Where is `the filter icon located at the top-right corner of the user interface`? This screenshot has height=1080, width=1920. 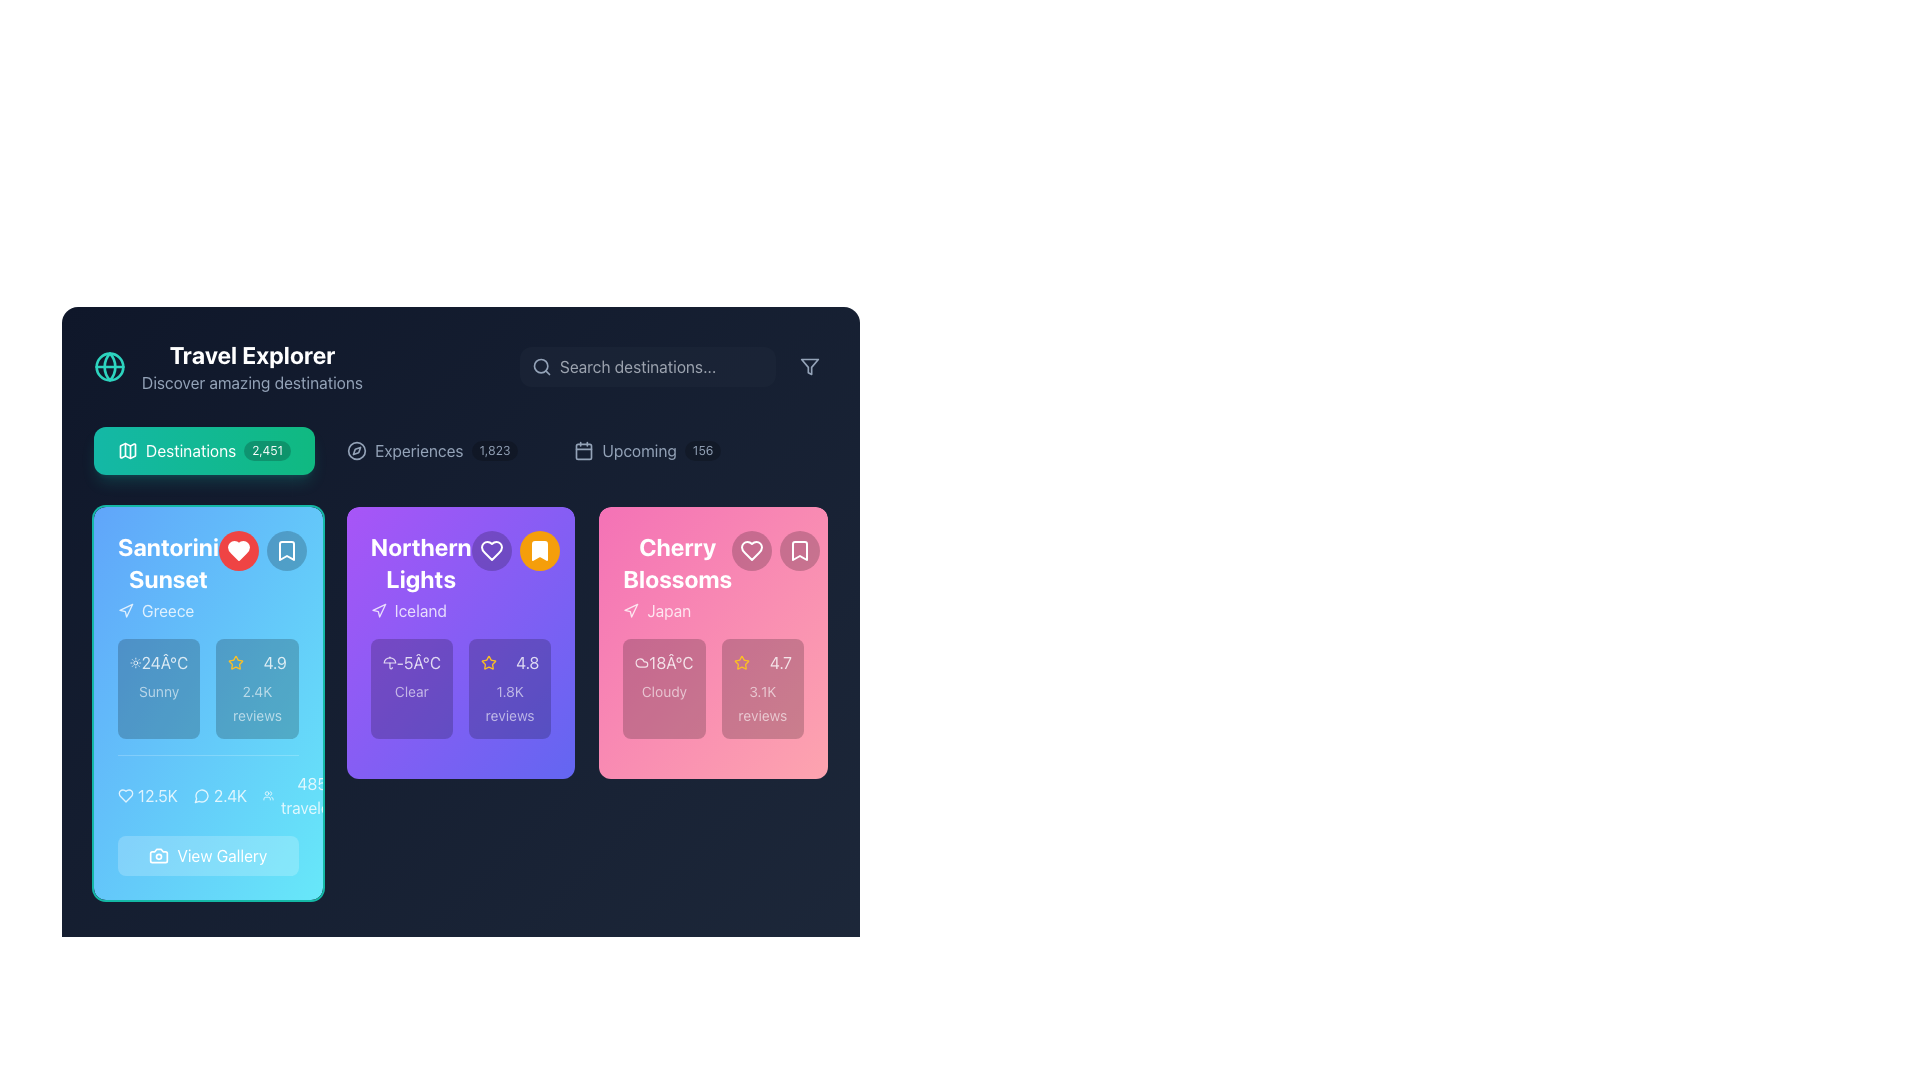 the filter icon located at the top-right corner of the user interface is located at coordinates (810, 366).